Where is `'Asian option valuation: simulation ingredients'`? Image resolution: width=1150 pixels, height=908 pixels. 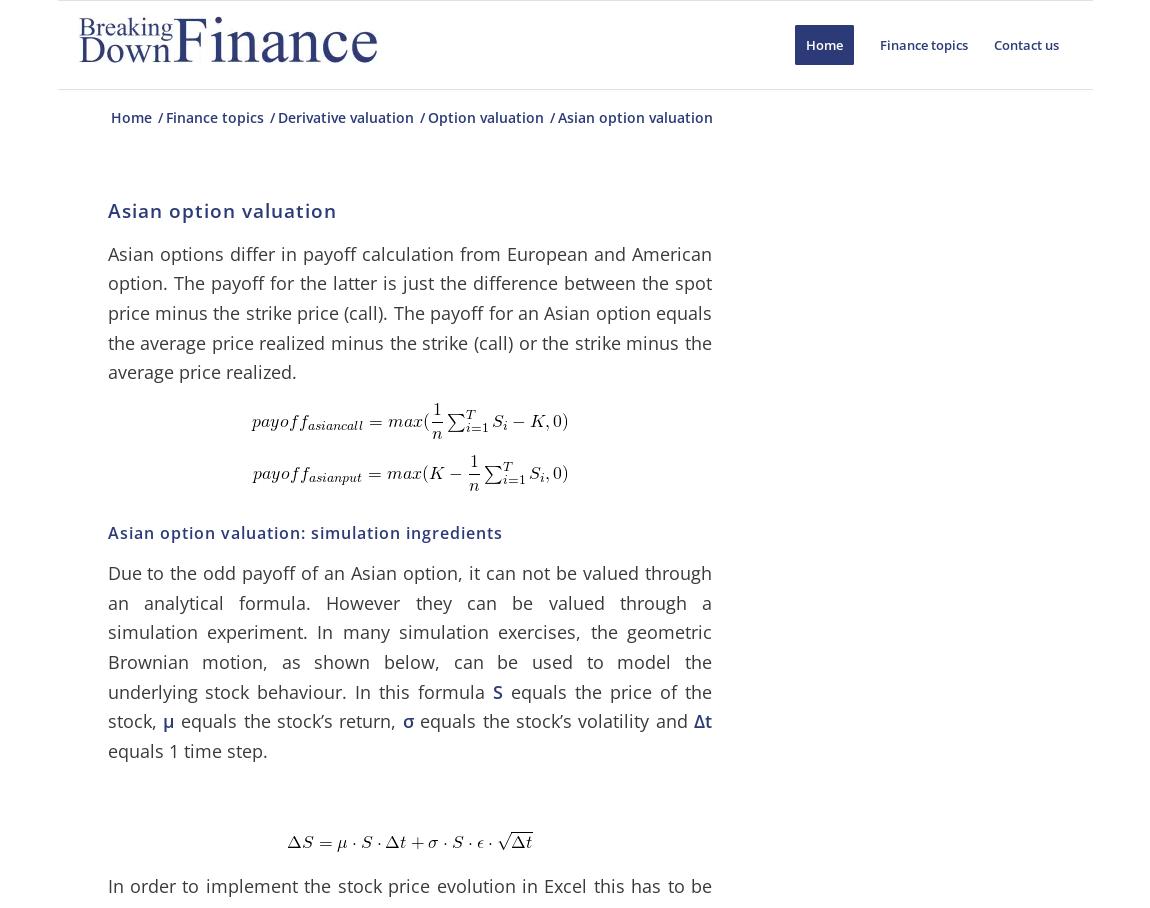
'Asian option valuation: simulation ingredients' is located at coordinates (304, 530).